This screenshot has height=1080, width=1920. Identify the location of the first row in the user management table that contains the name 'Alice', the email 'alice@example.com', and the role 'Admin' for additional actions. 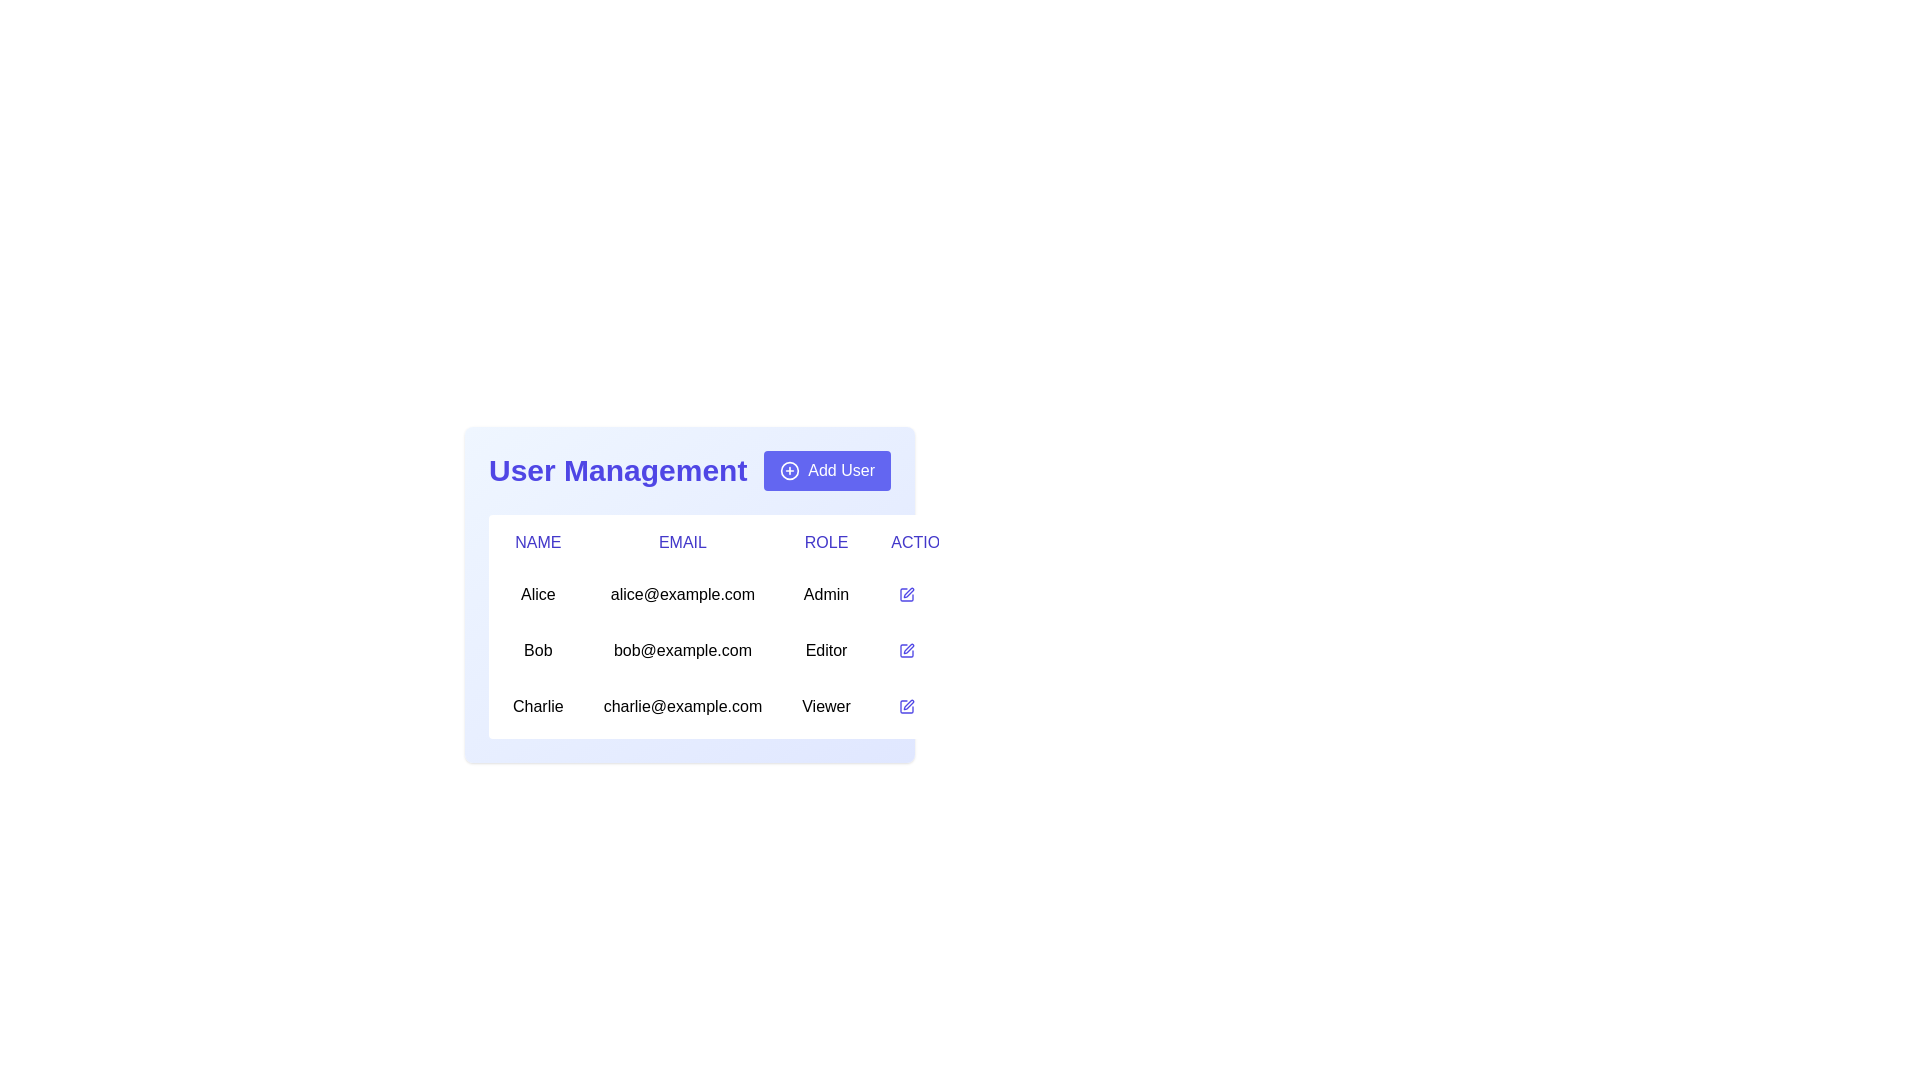
(736, 593).